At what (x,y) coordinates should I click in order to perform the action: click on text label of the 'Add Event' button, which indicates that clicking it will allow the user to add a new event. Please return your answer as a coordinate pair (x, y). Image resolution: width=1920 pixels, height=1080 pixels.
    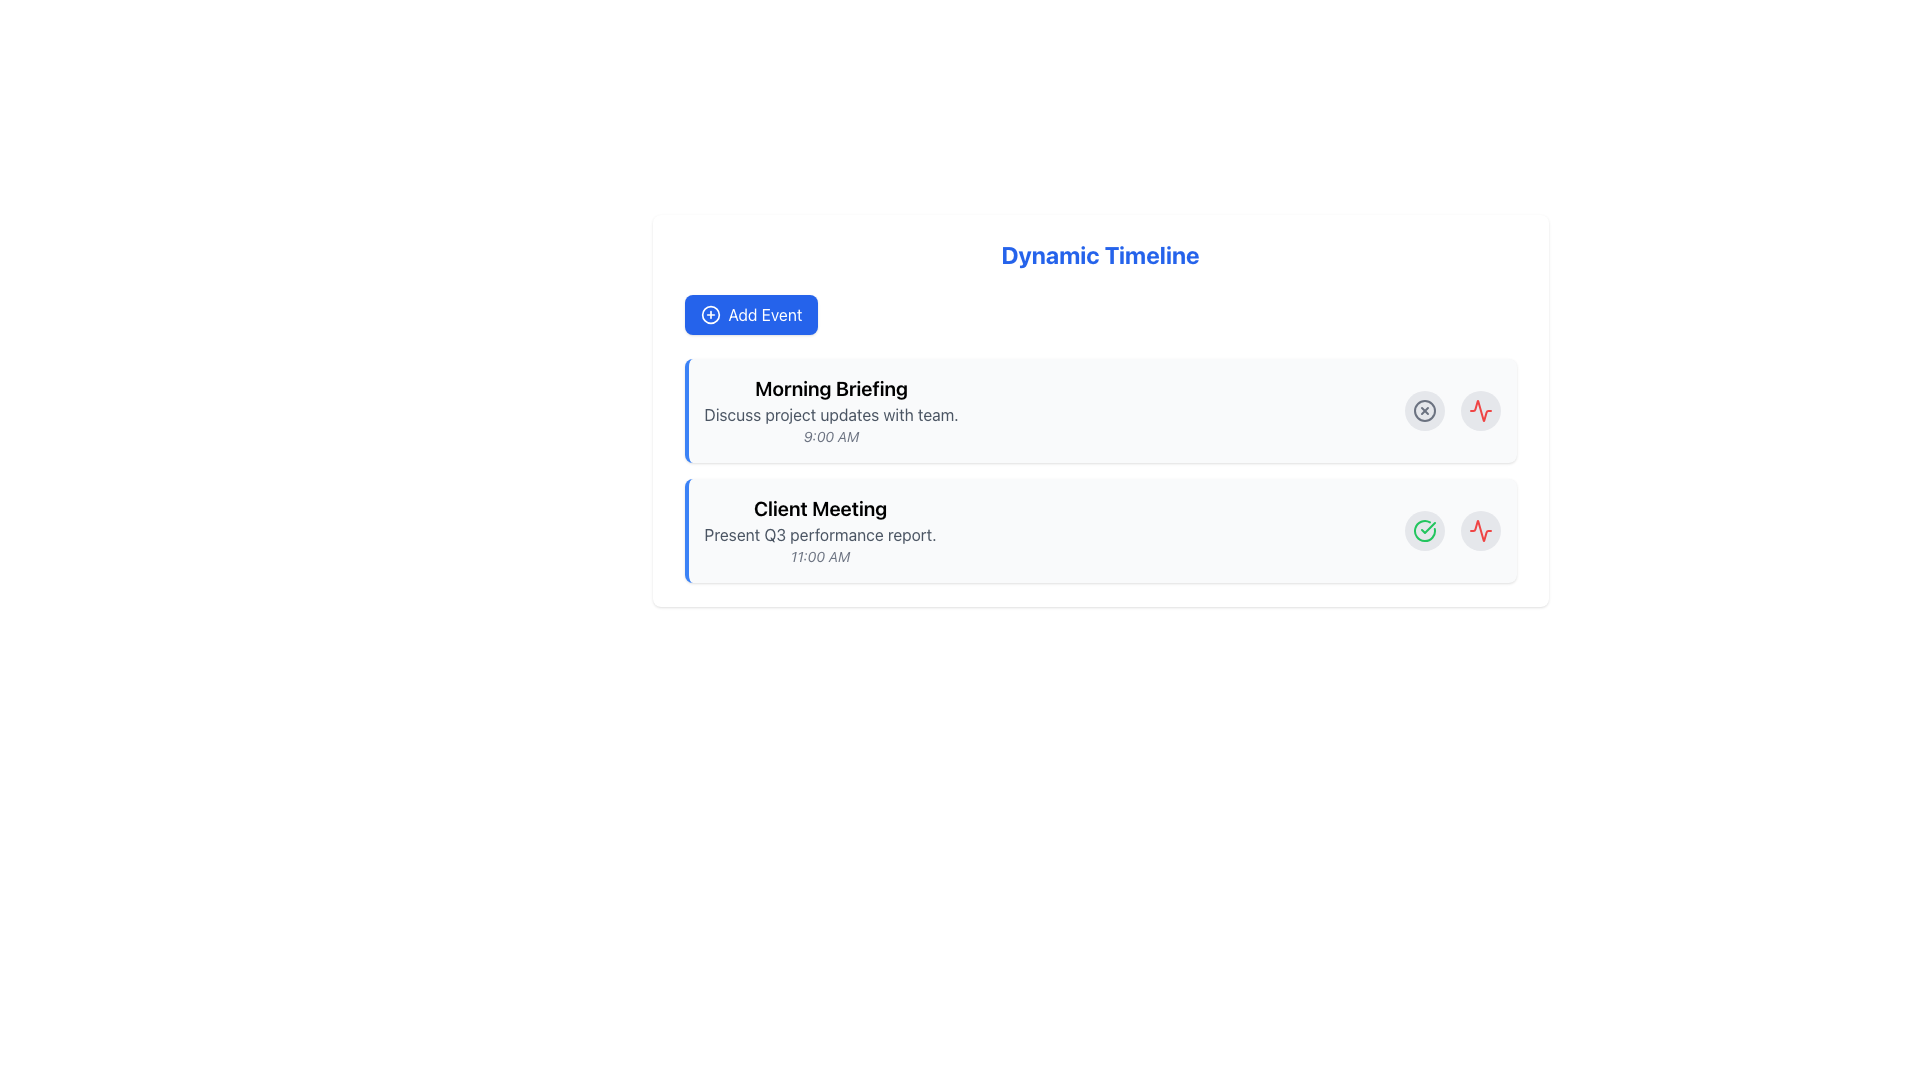
    Looking at the image, I should click on (764, 315).